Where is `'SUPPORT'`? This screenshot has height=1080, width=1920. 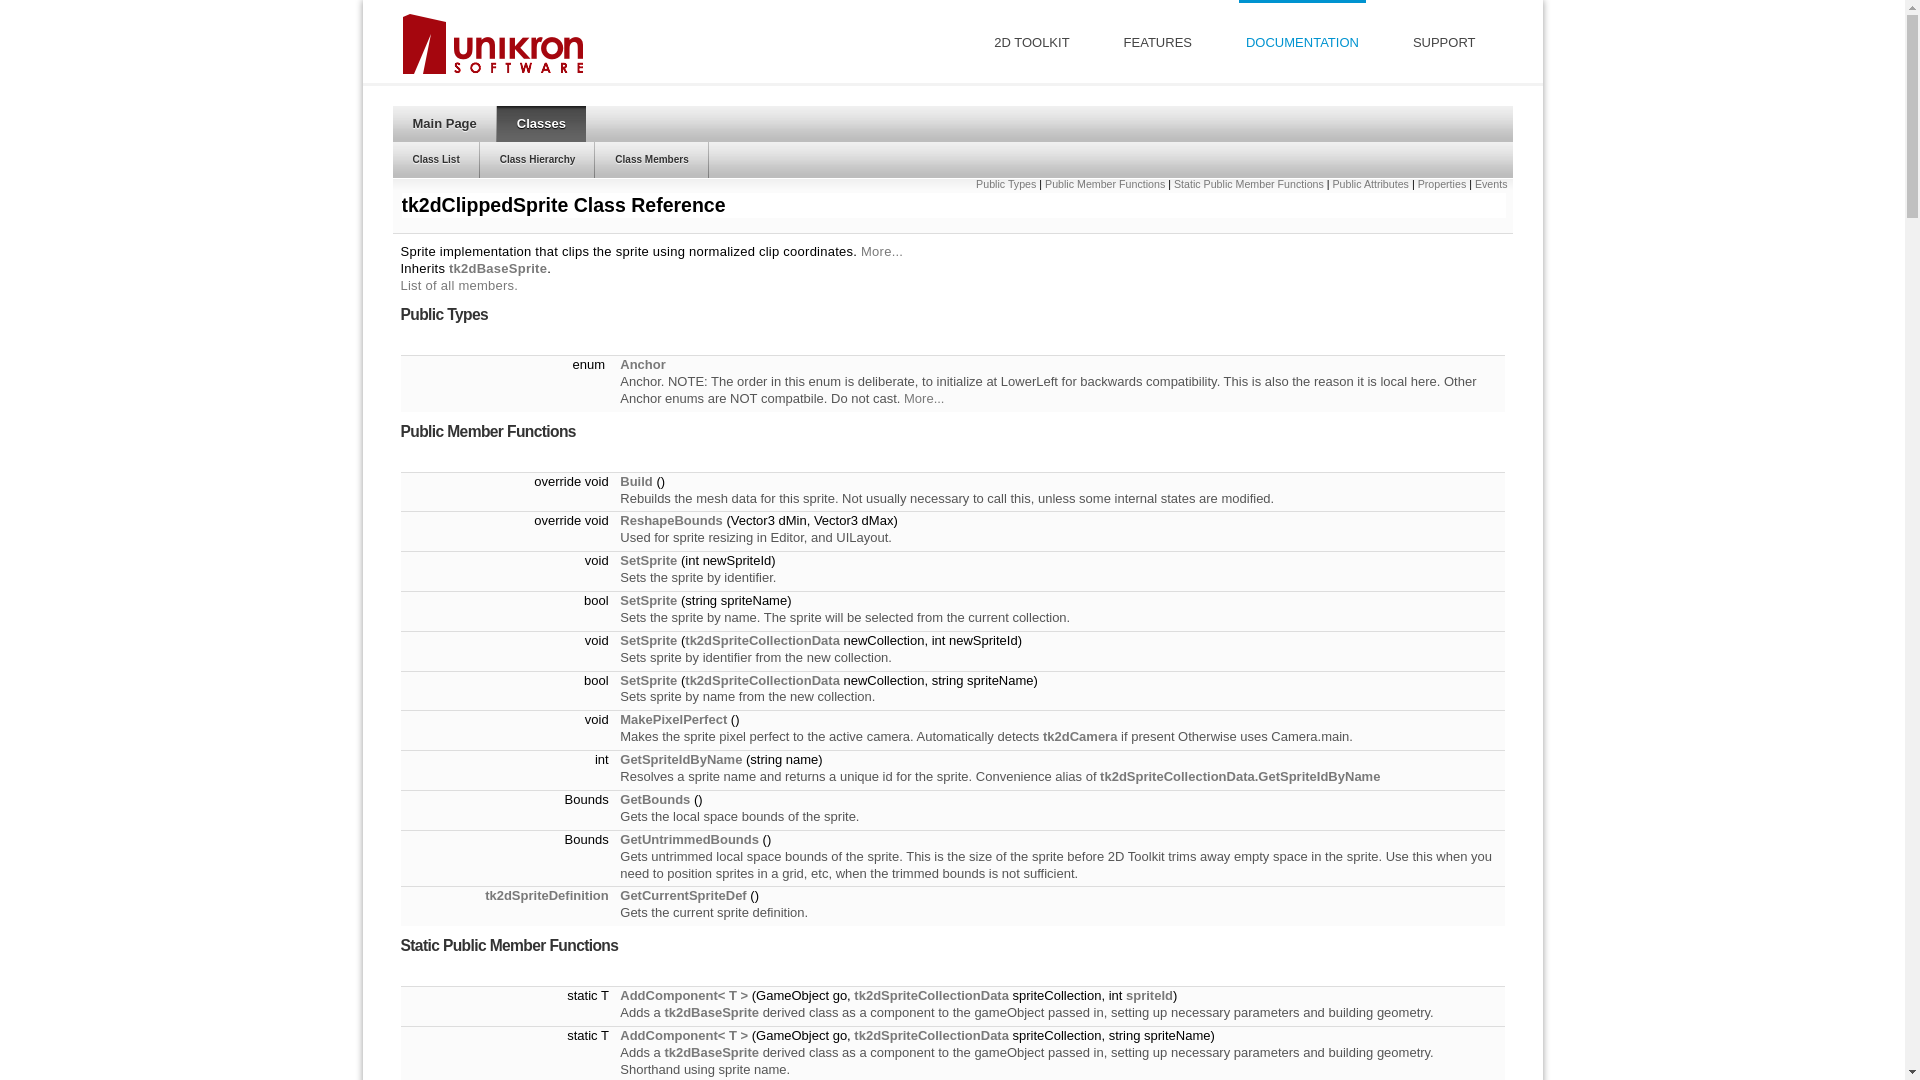
'SUPPORT' is located at coordinates (1444, 41).